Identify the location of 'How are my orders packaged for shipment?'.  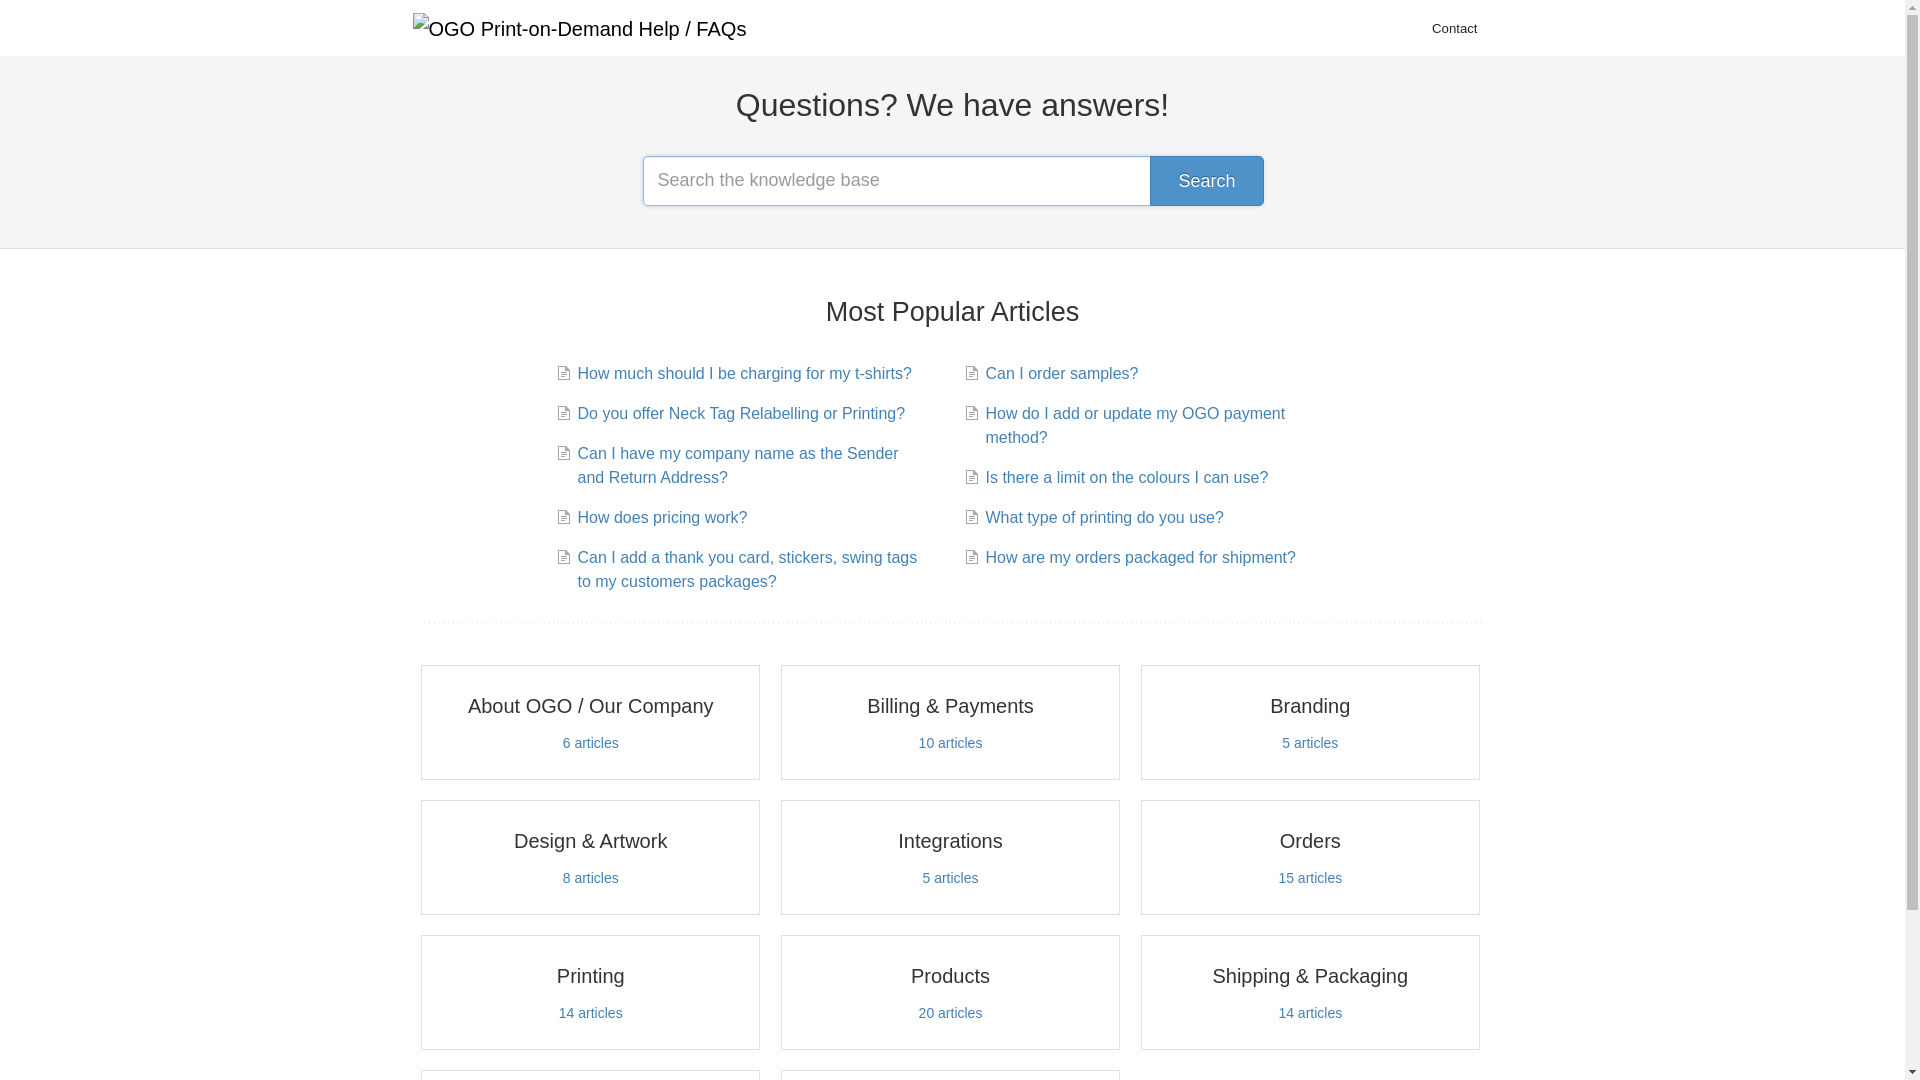
(1137, 558).